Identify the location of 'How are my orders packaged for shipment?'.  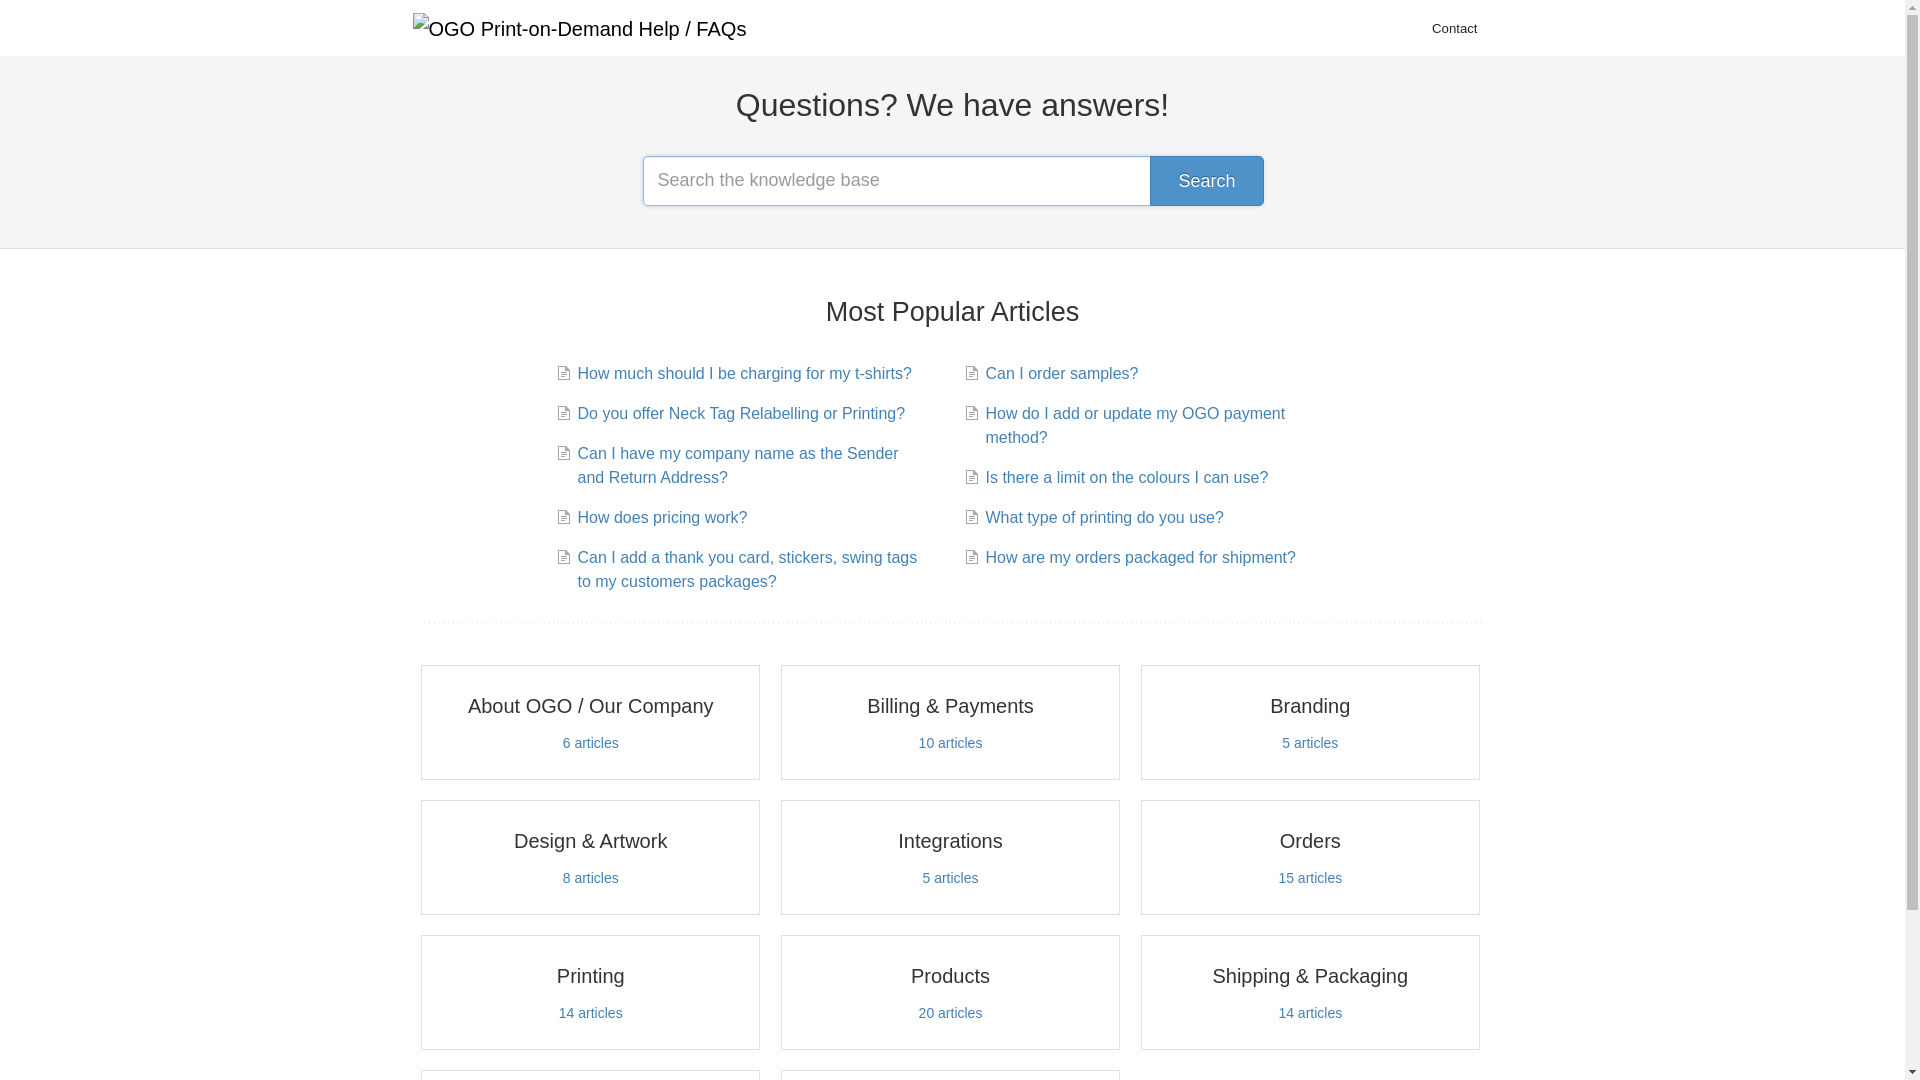
(1137, 558).